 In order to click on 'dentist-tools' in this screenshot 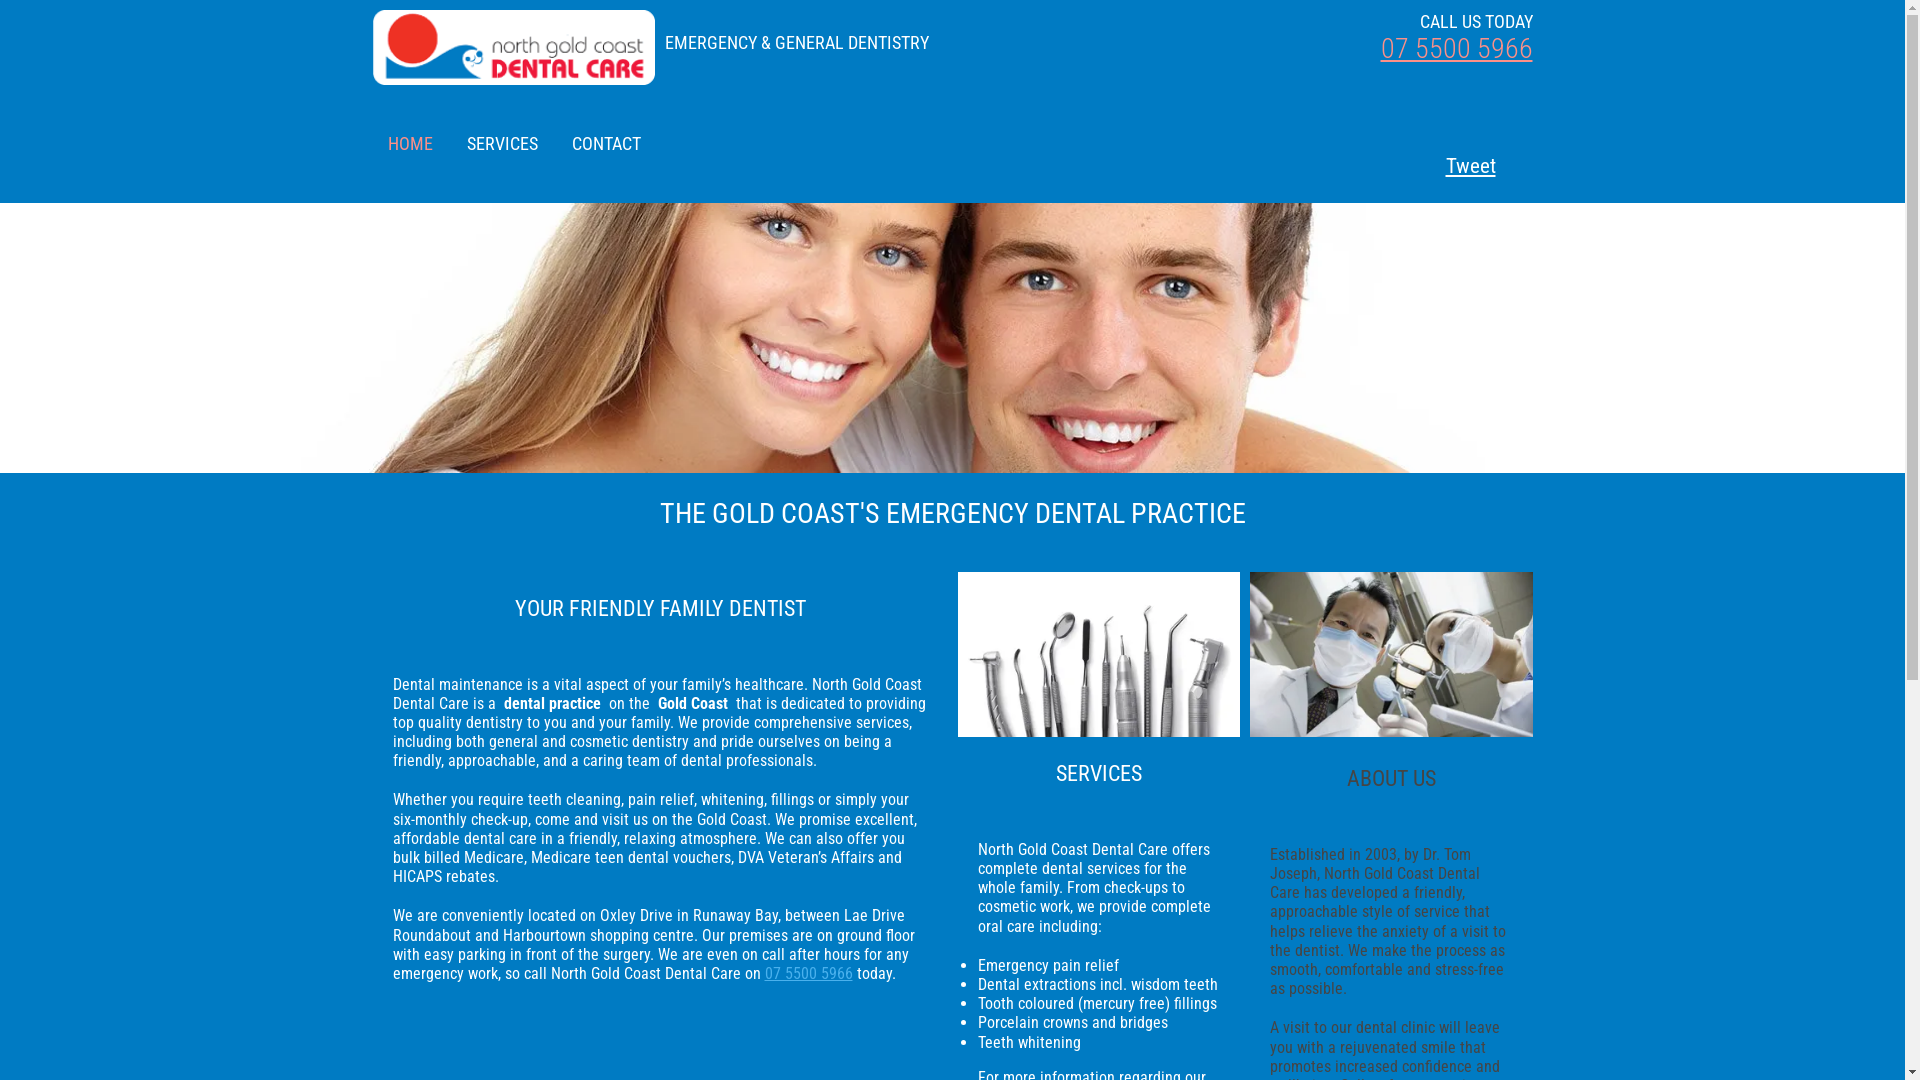, I will do `click(1098, 654)`.